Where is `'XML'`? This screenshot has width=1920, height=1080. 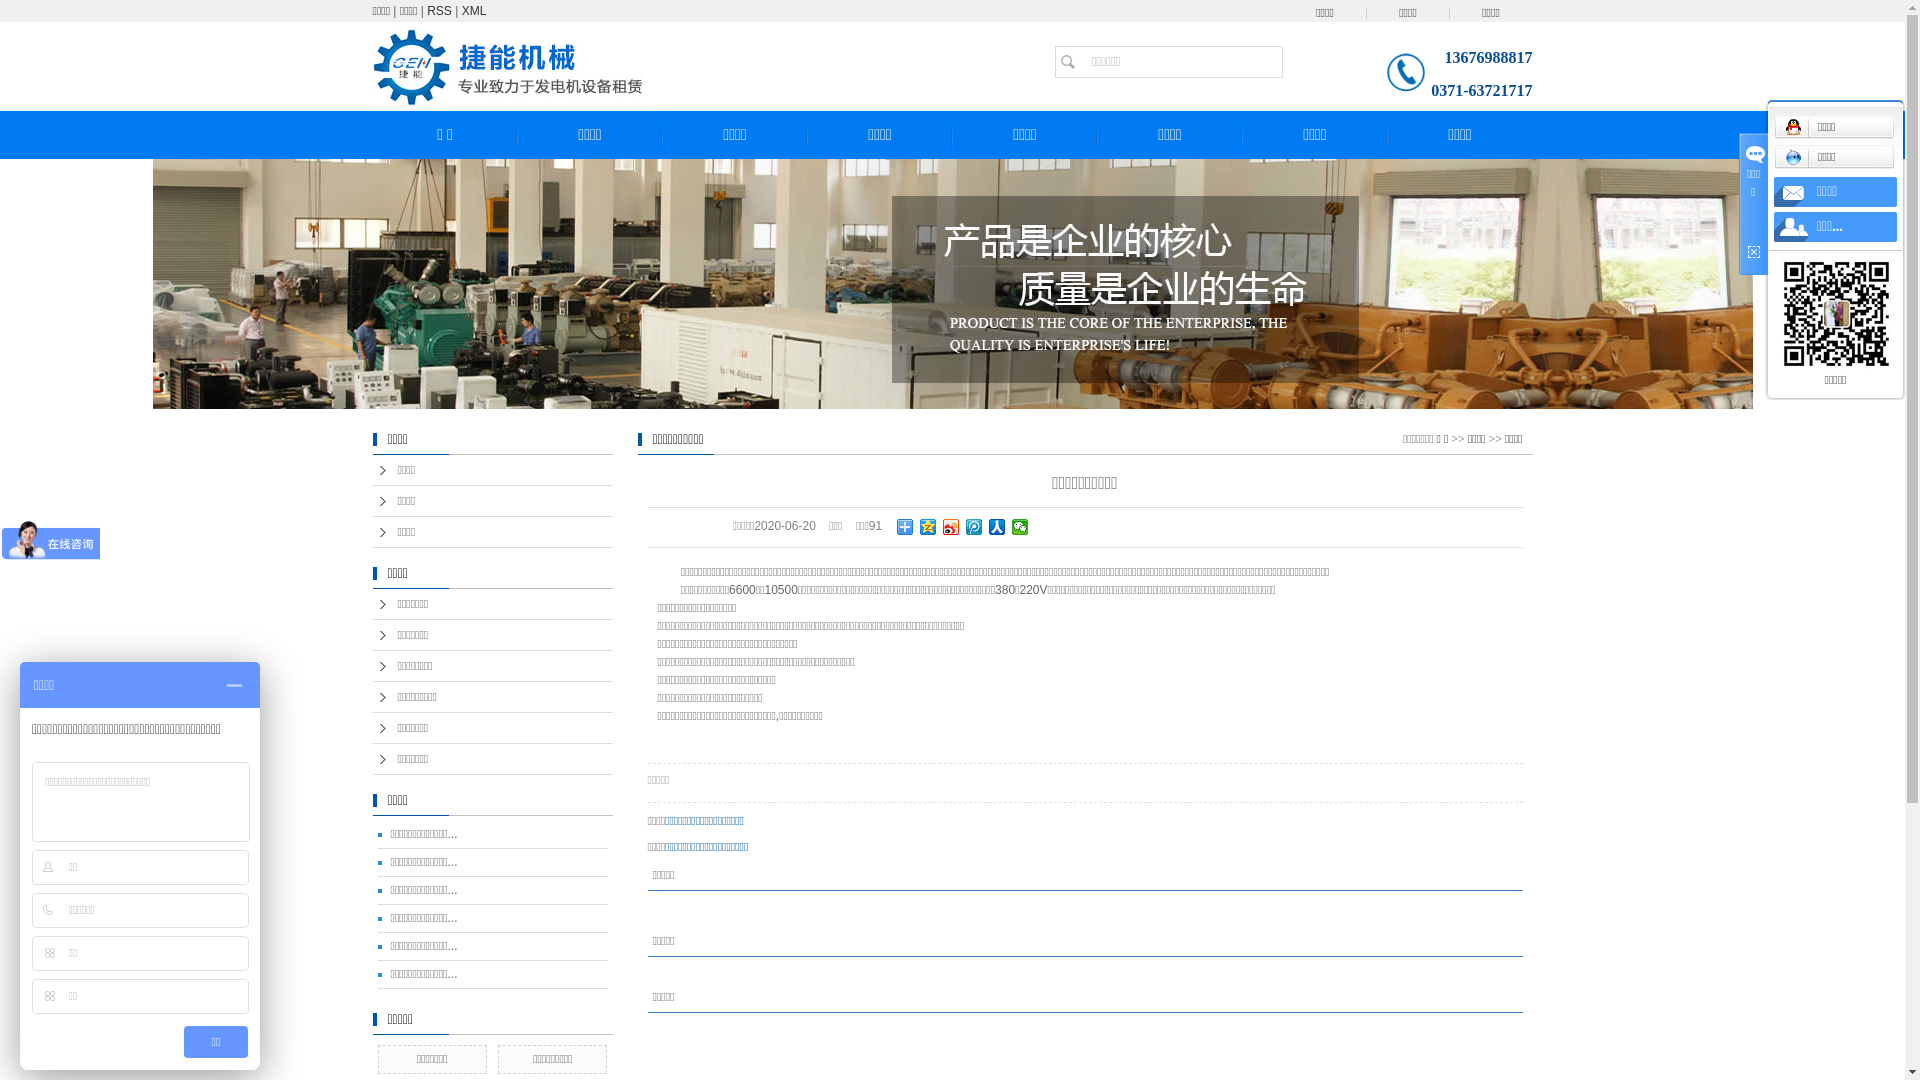
'XML' is located at coordinates (473, 11).